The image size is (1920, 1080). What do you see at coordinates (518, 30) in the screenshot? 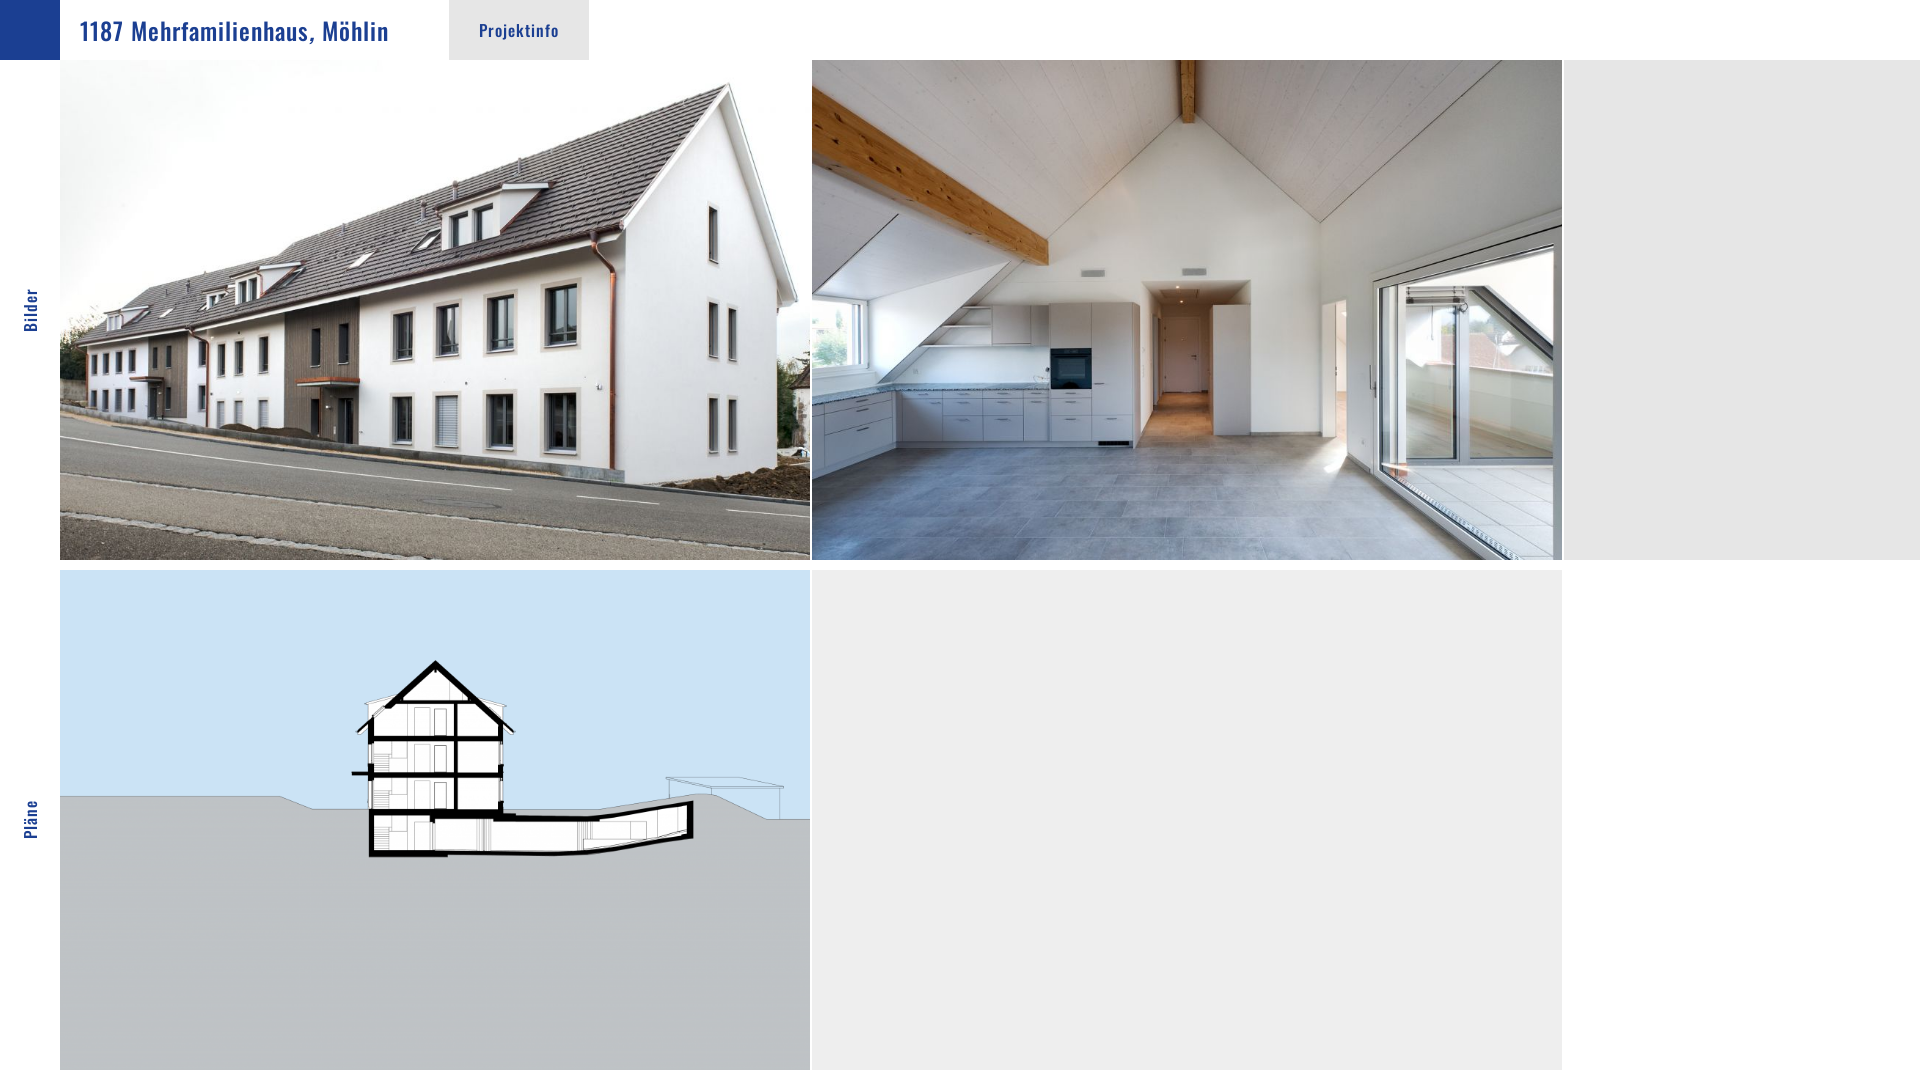
I see `'Projektinfo'` at bounding box center [518, 30].